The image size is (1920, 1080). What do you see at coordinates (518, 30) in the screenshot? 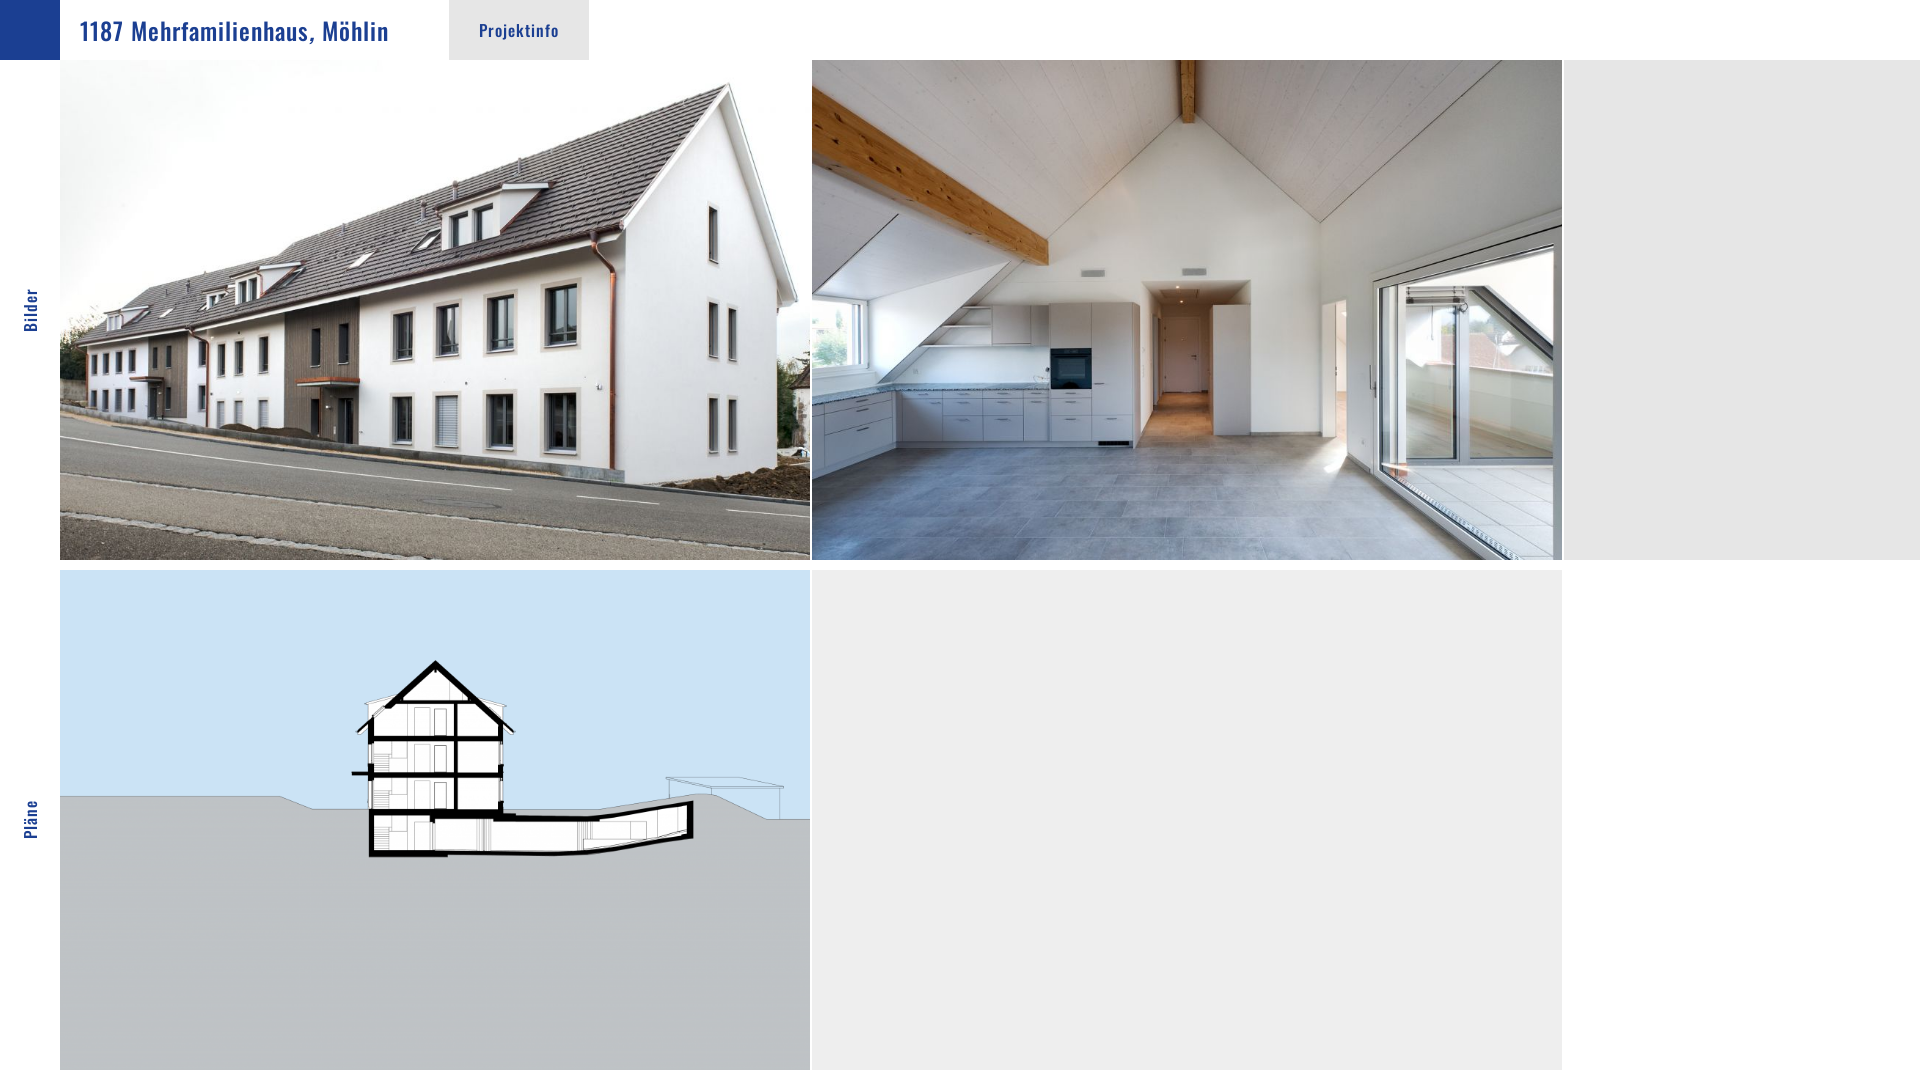
I see `'Projektinfo'` at bounding box center [518, 30].